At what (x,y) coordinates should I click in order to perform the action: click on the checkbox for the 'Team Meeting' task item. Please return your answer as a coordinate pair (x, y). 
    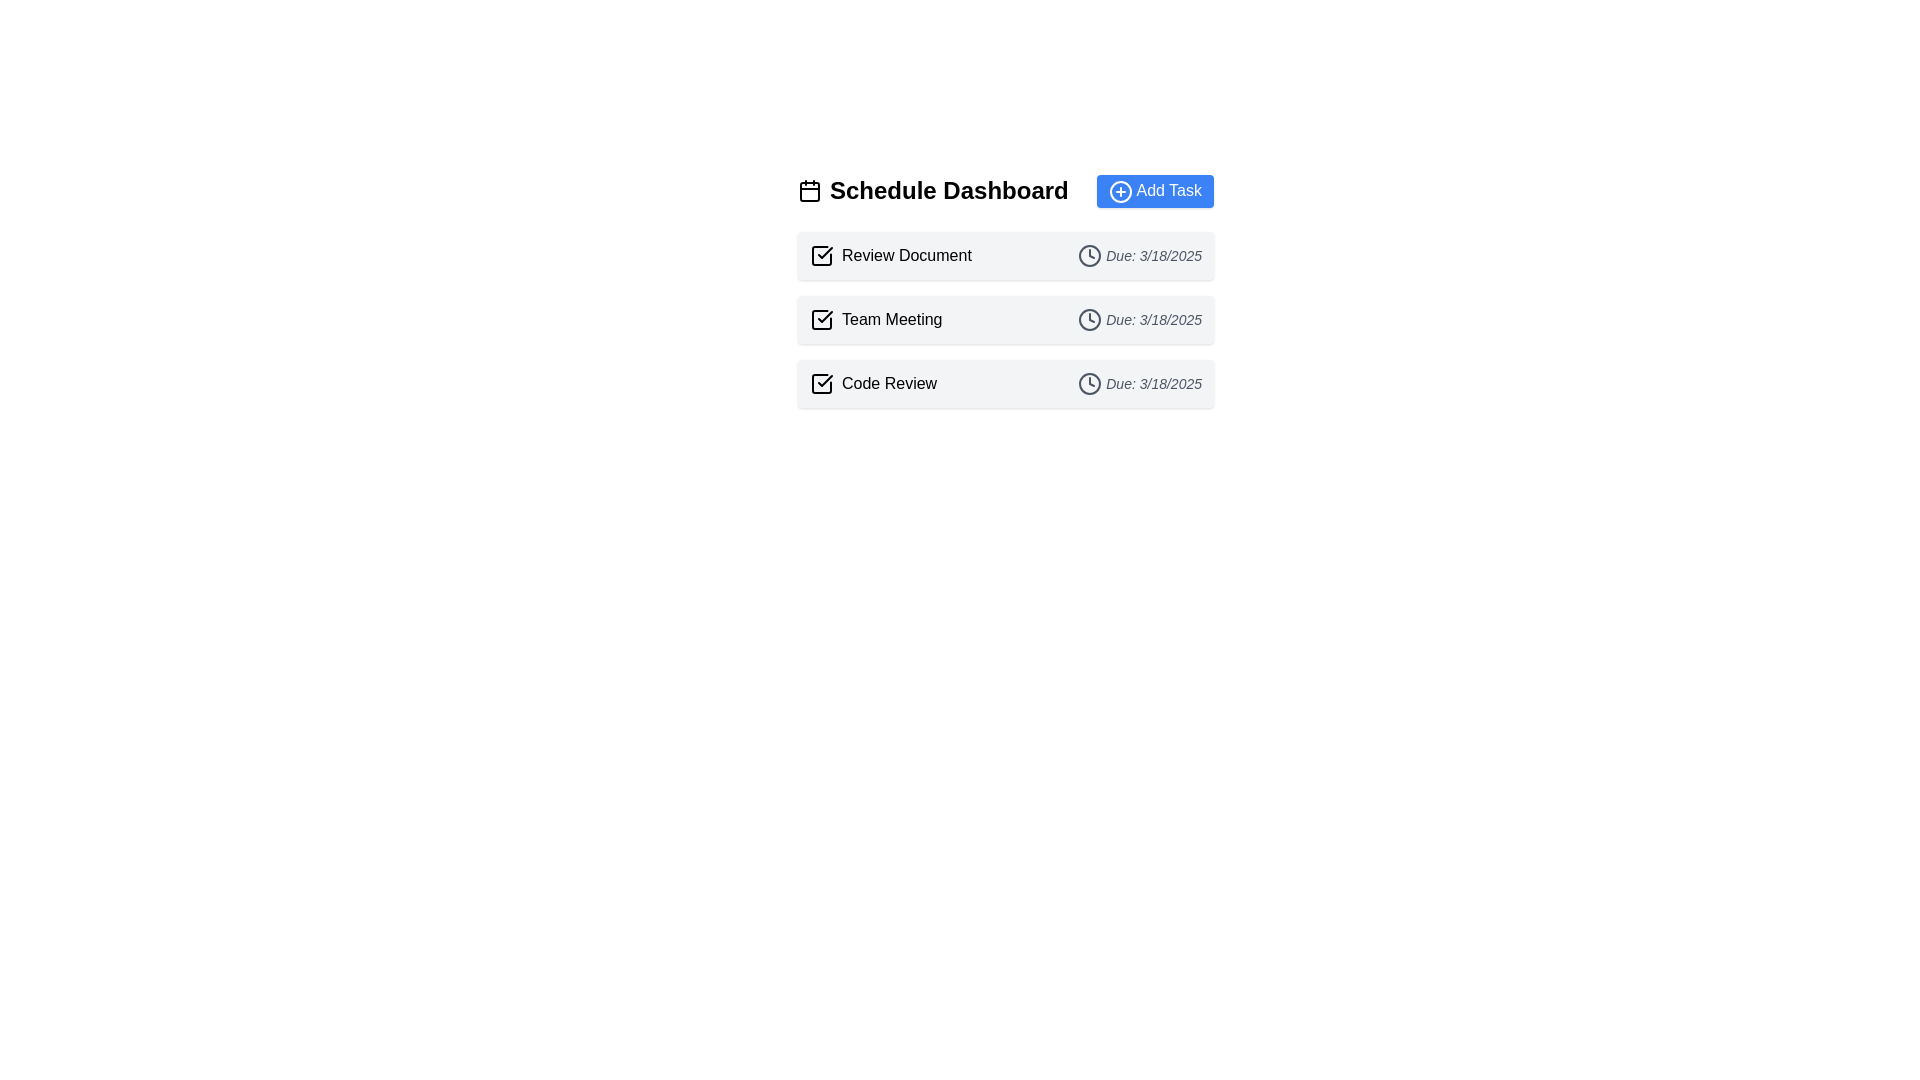
    Looking at the image, I should click on (875, 318).